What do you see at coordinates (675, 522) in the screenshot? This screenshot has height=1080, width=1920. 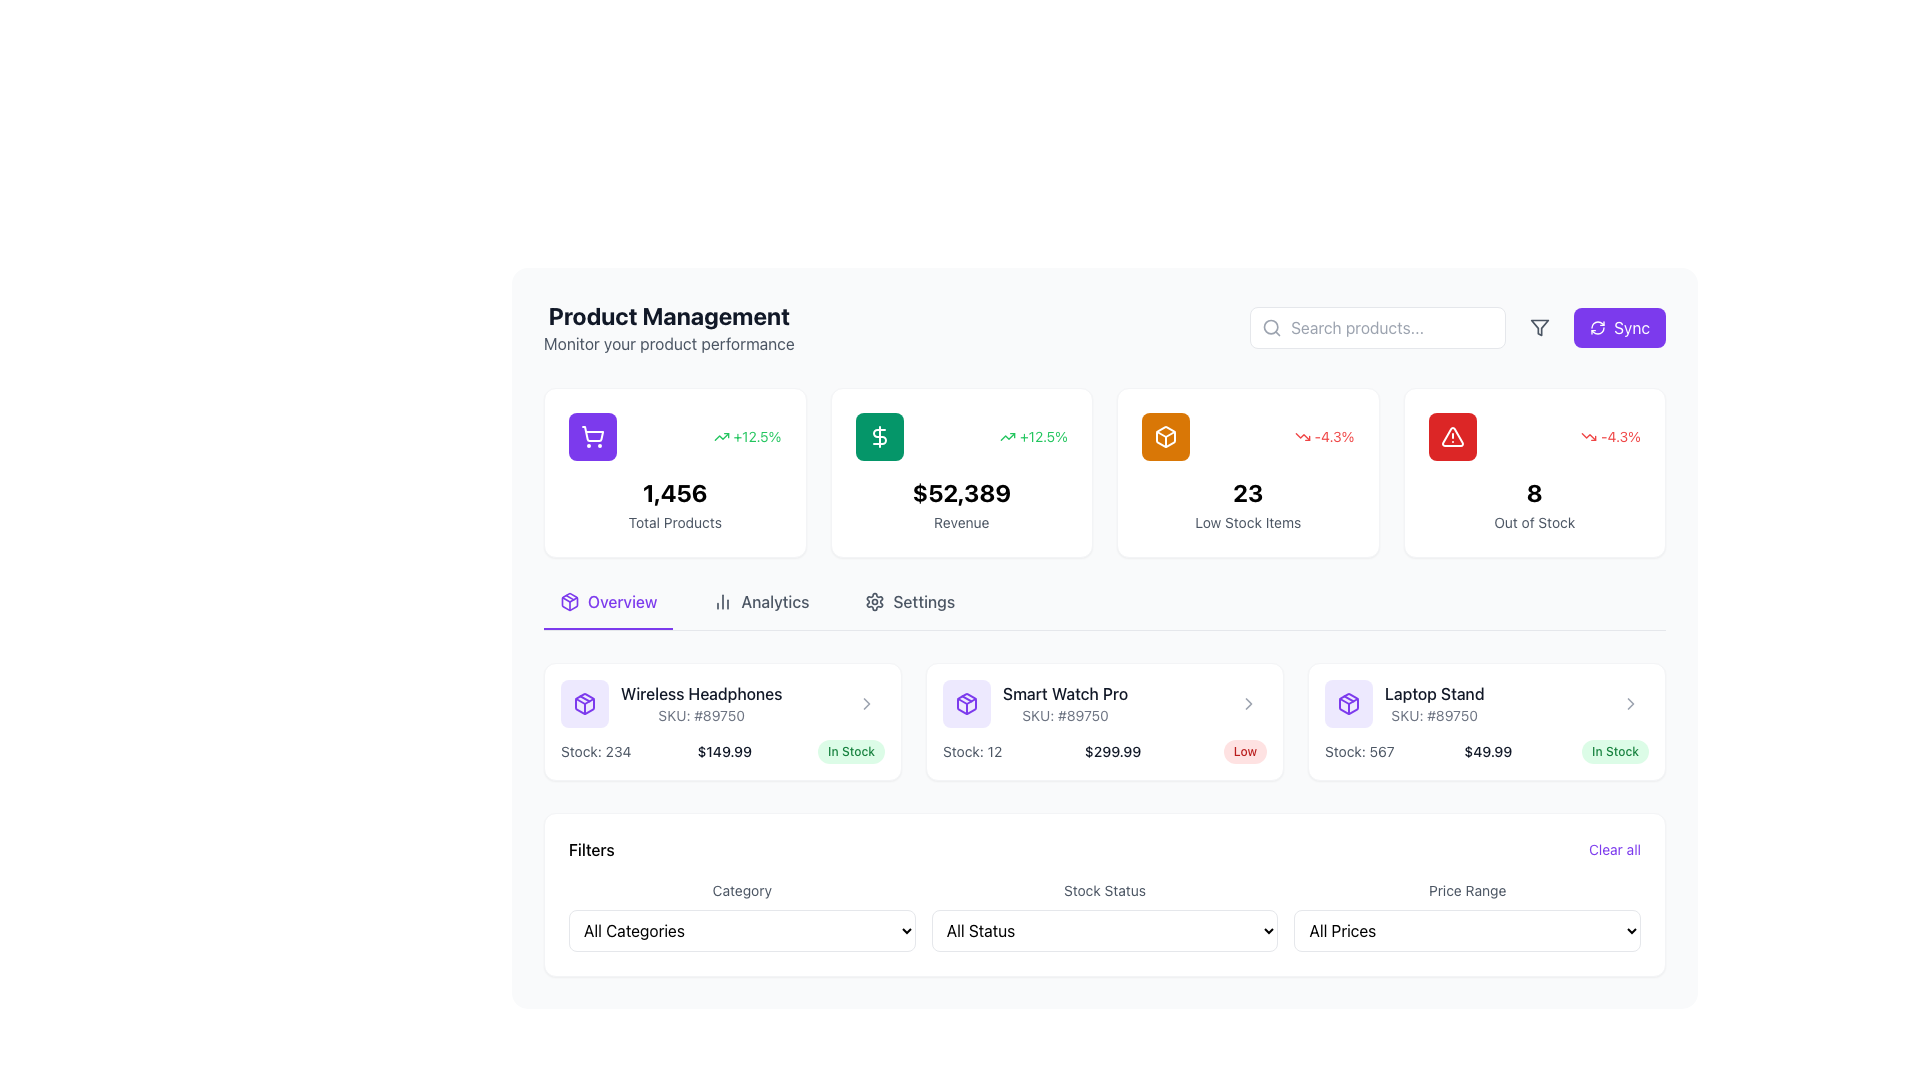 I see `text label that provides context to the numerical metric 'Total Products', which is positioned below the number '1,456' in the first metric card at the top of the interface` at bounding box center [675, 522].